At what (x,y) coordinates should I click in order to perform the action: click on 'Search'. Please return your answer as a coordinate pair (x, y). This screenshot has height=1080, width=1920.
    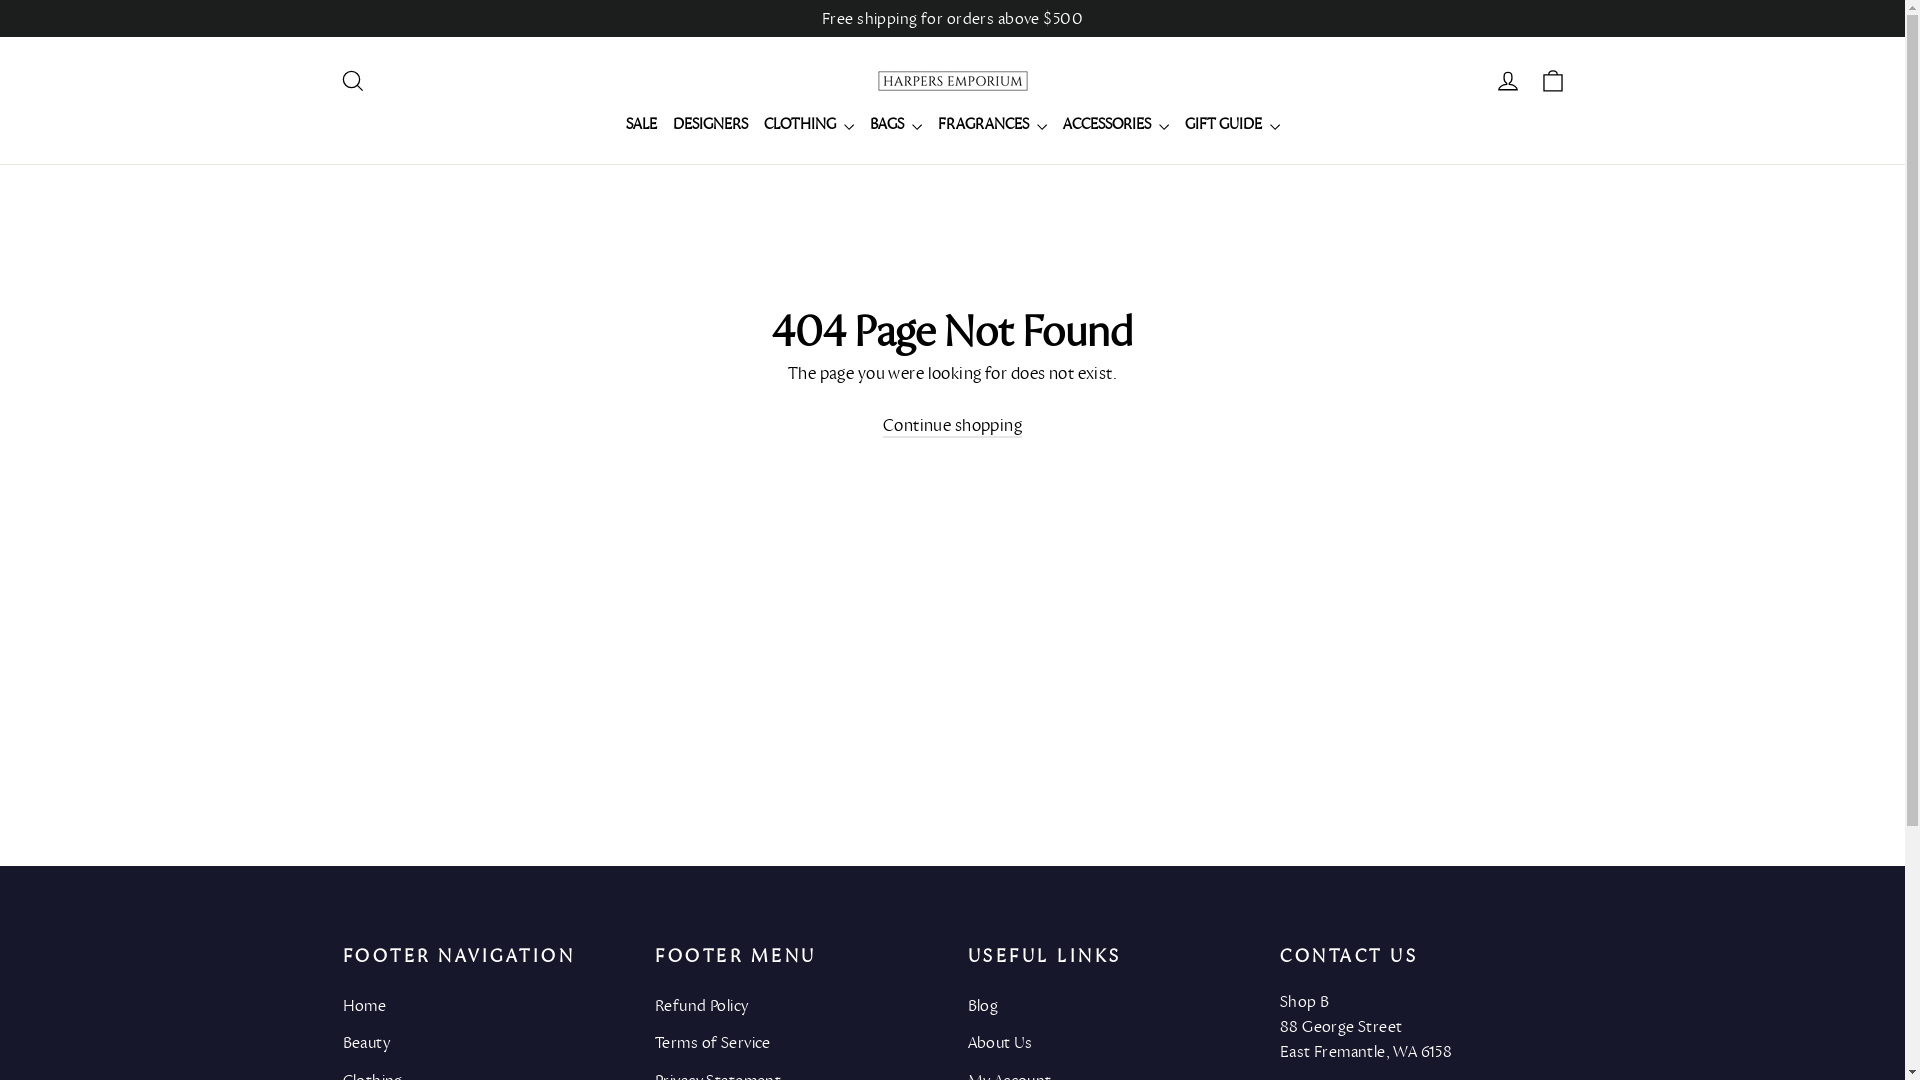
    Looking at the image, I should click on (330, 80).